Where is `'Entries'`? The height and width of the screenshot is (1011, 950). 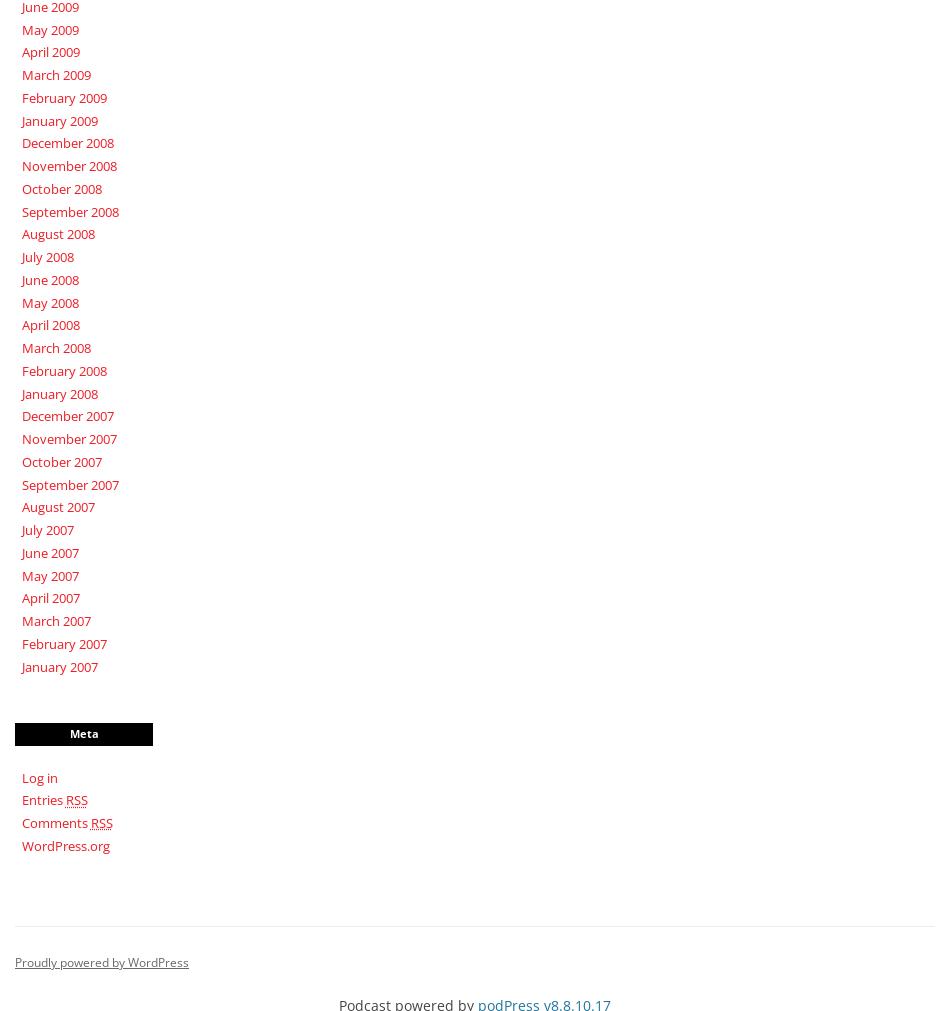
'Entries' is located at coordinates (20, 799).